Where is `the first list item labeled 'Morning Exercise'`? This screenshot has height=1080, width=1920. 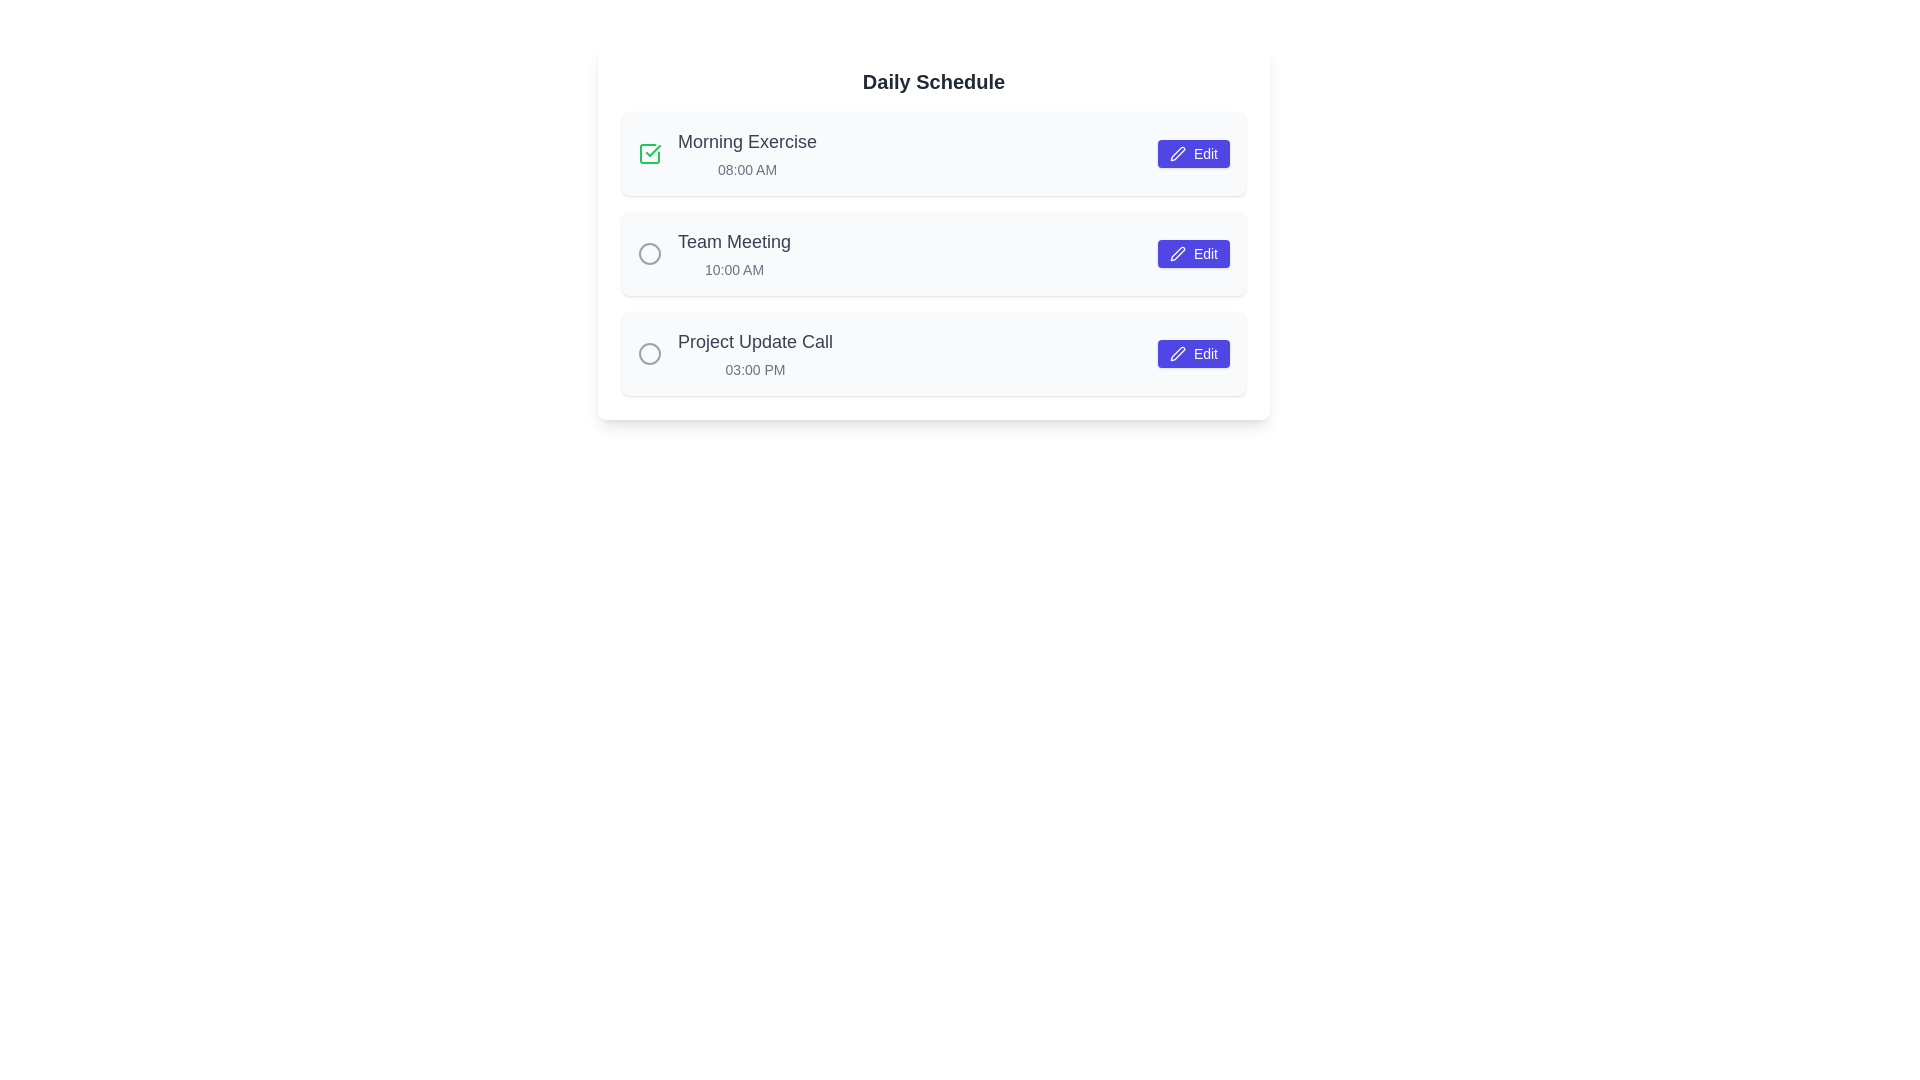
the first list item labeled 'Morning Exercise' is located at coordinates (933, 153).